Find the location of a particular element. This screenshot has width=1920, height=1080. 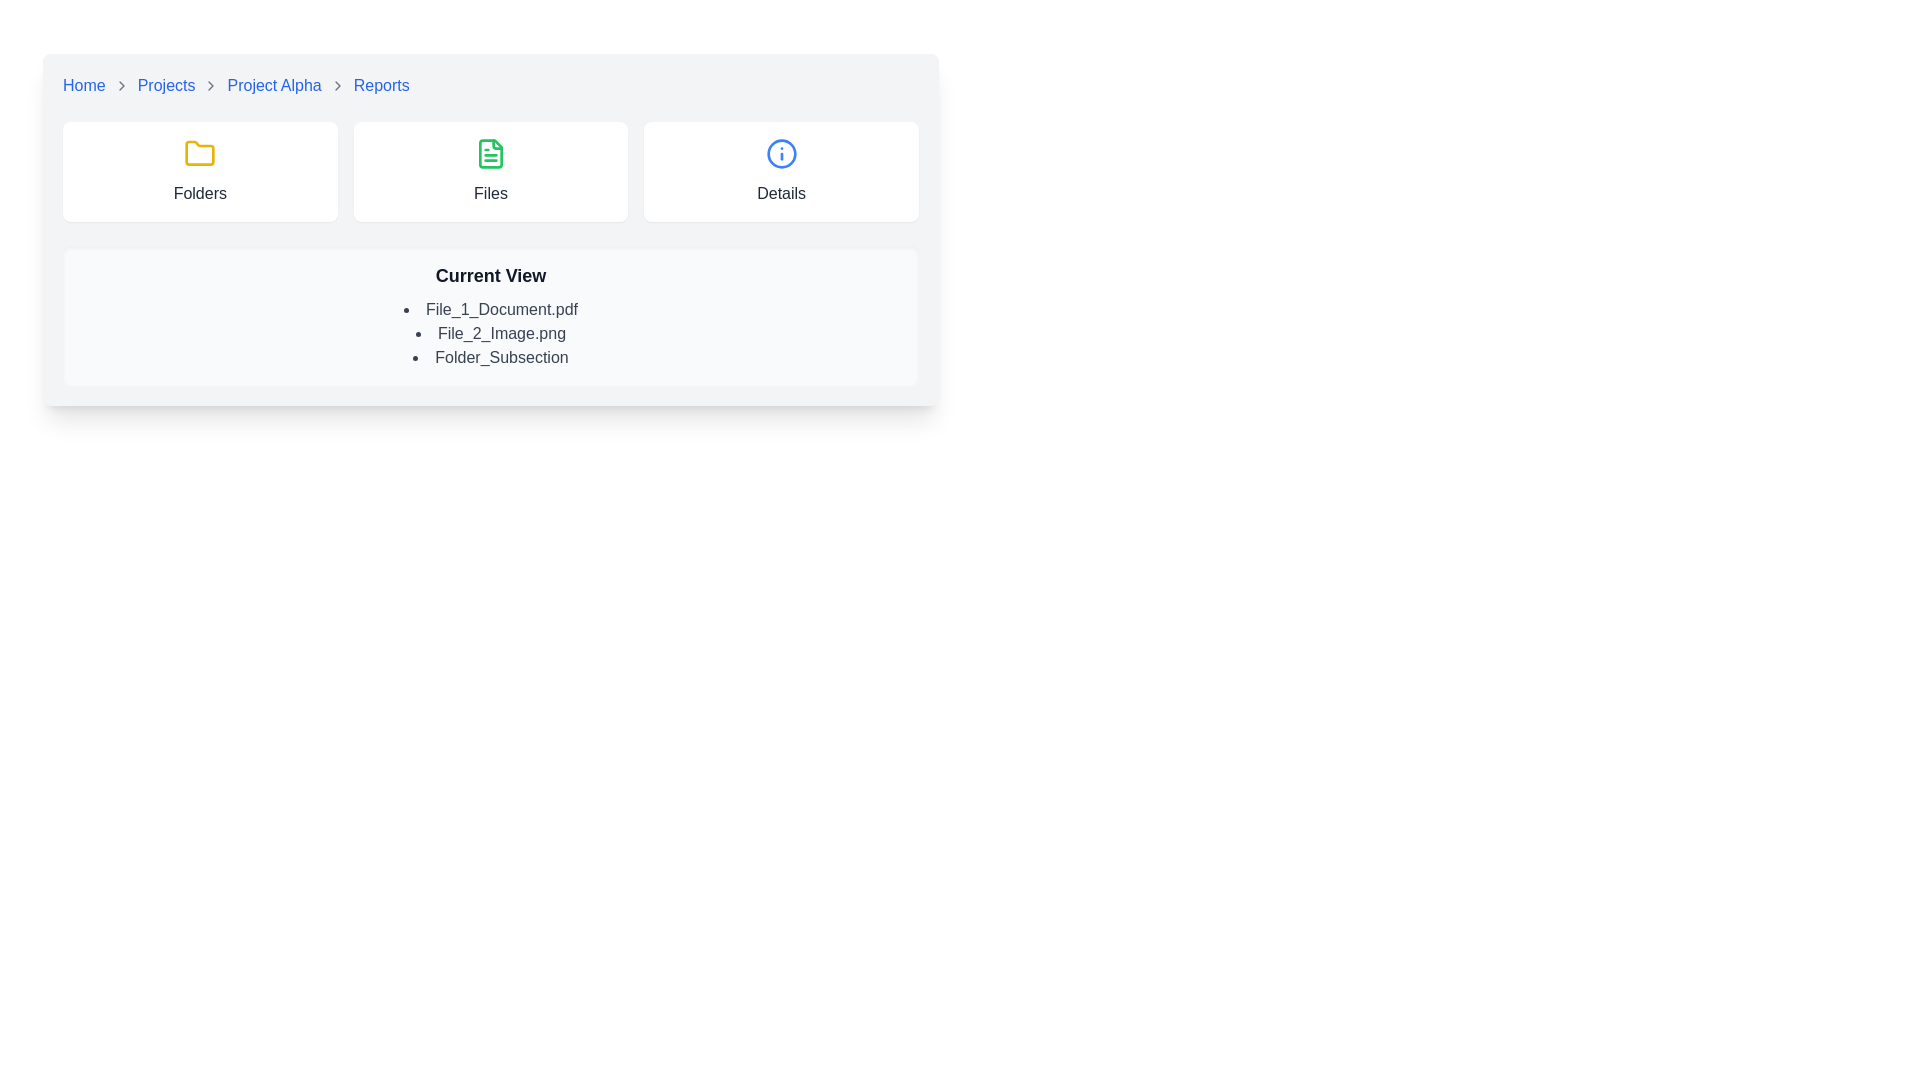

the first text link in the breadcrumb navigation trail is located at coordinates (83, 84).